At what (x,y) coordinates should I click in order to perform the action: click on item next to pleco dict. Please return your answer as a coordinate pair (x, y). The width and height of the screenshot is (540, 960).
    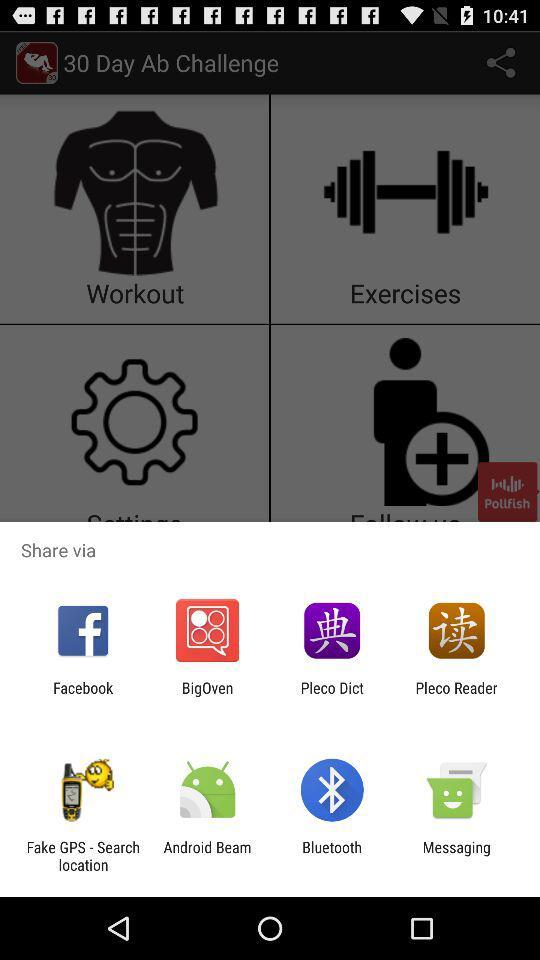
    Looking at the image, I should click on (206, 696).